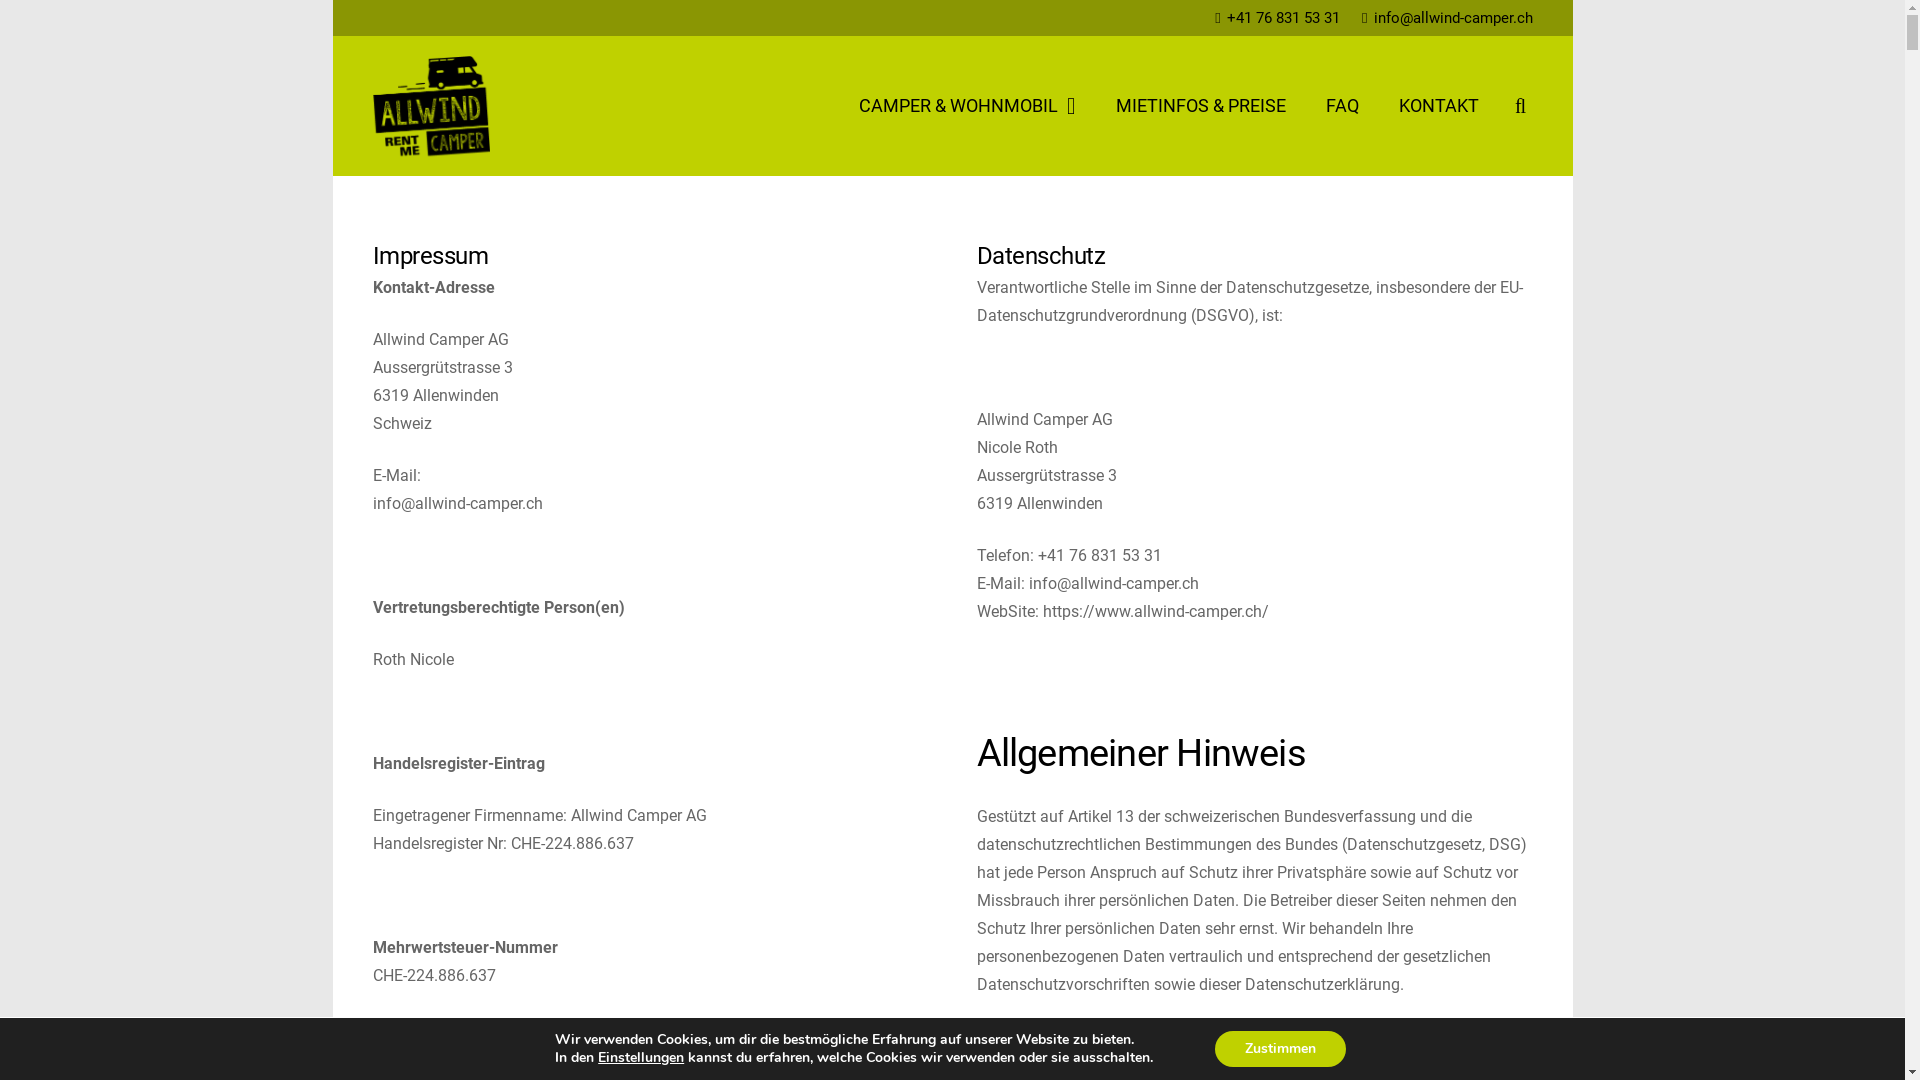  What do you see at coordinates (1213, 18) in the screenshot?
I see `'+41 76 831 53 31'` at bounding box center [1213, 18].